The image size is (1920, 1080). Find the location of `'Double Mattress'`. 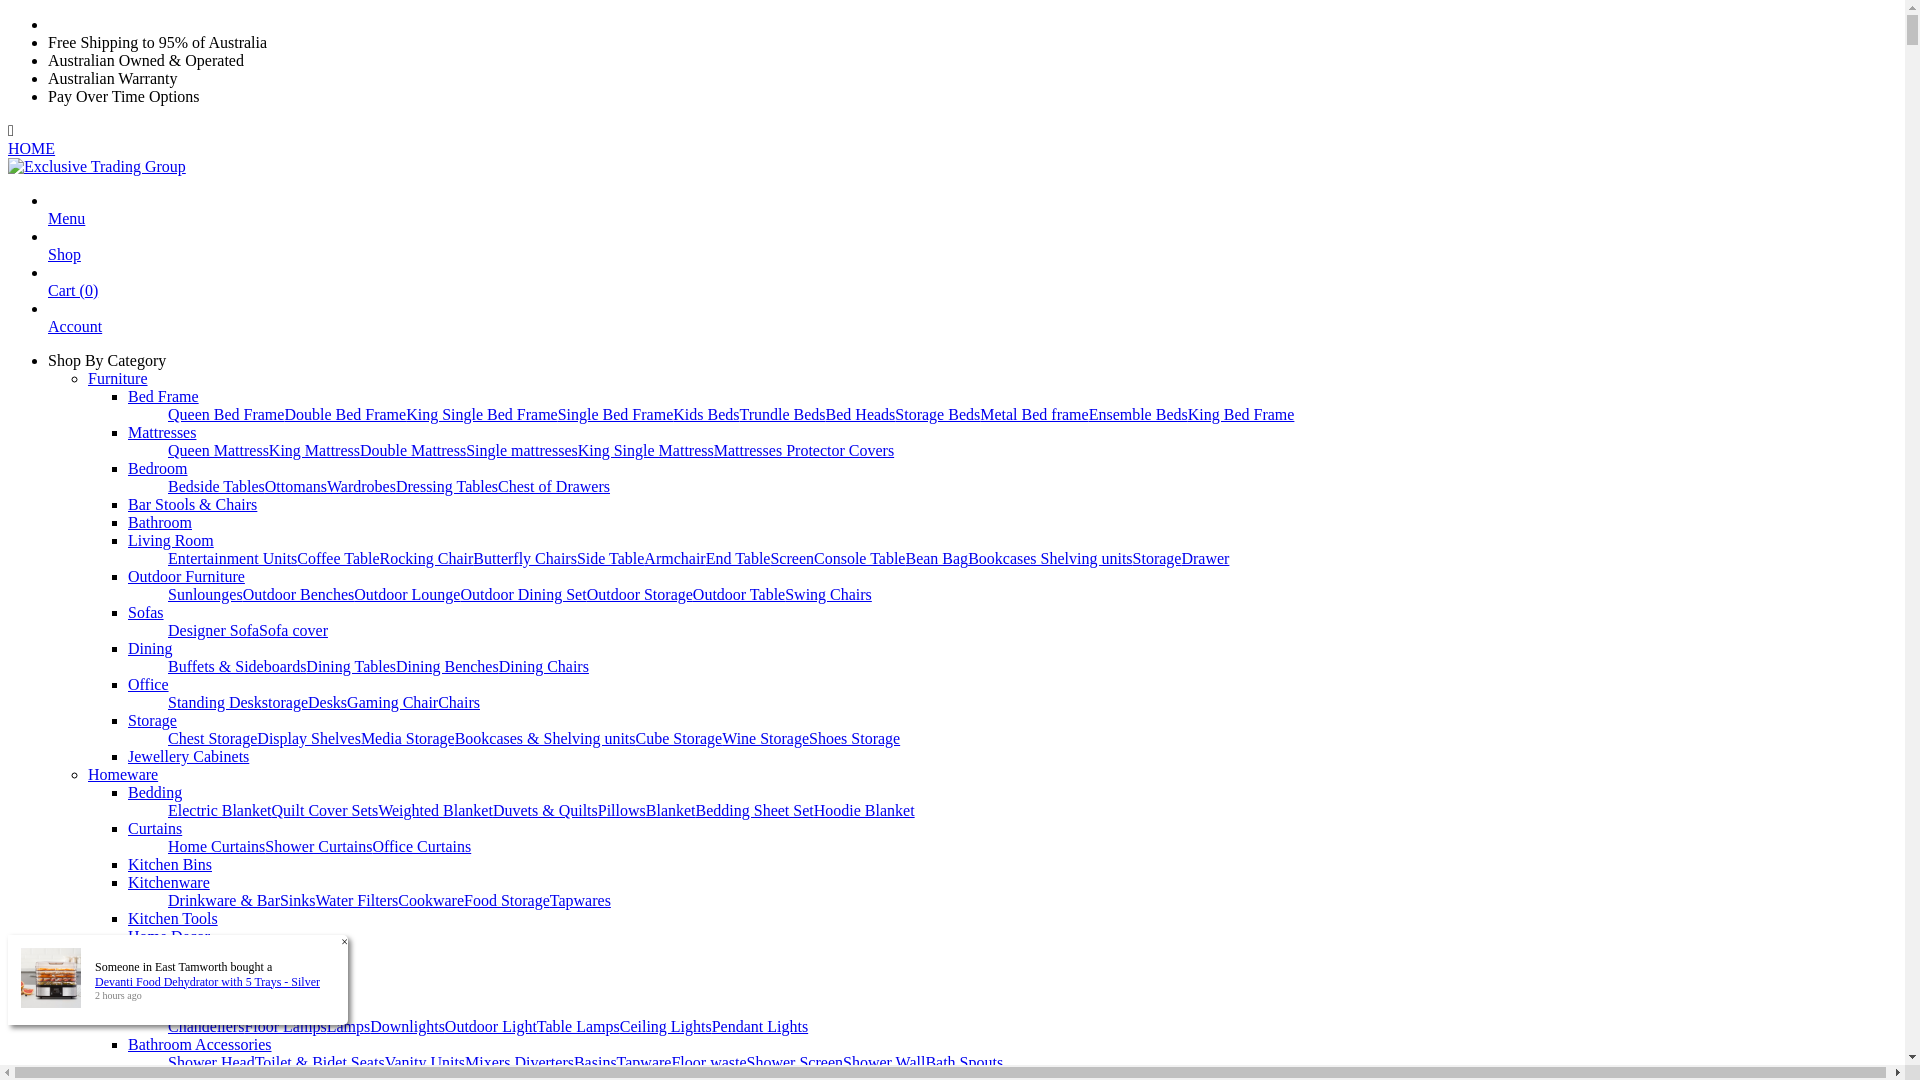

'Double Mattress' is located at coordinates (360, 450).